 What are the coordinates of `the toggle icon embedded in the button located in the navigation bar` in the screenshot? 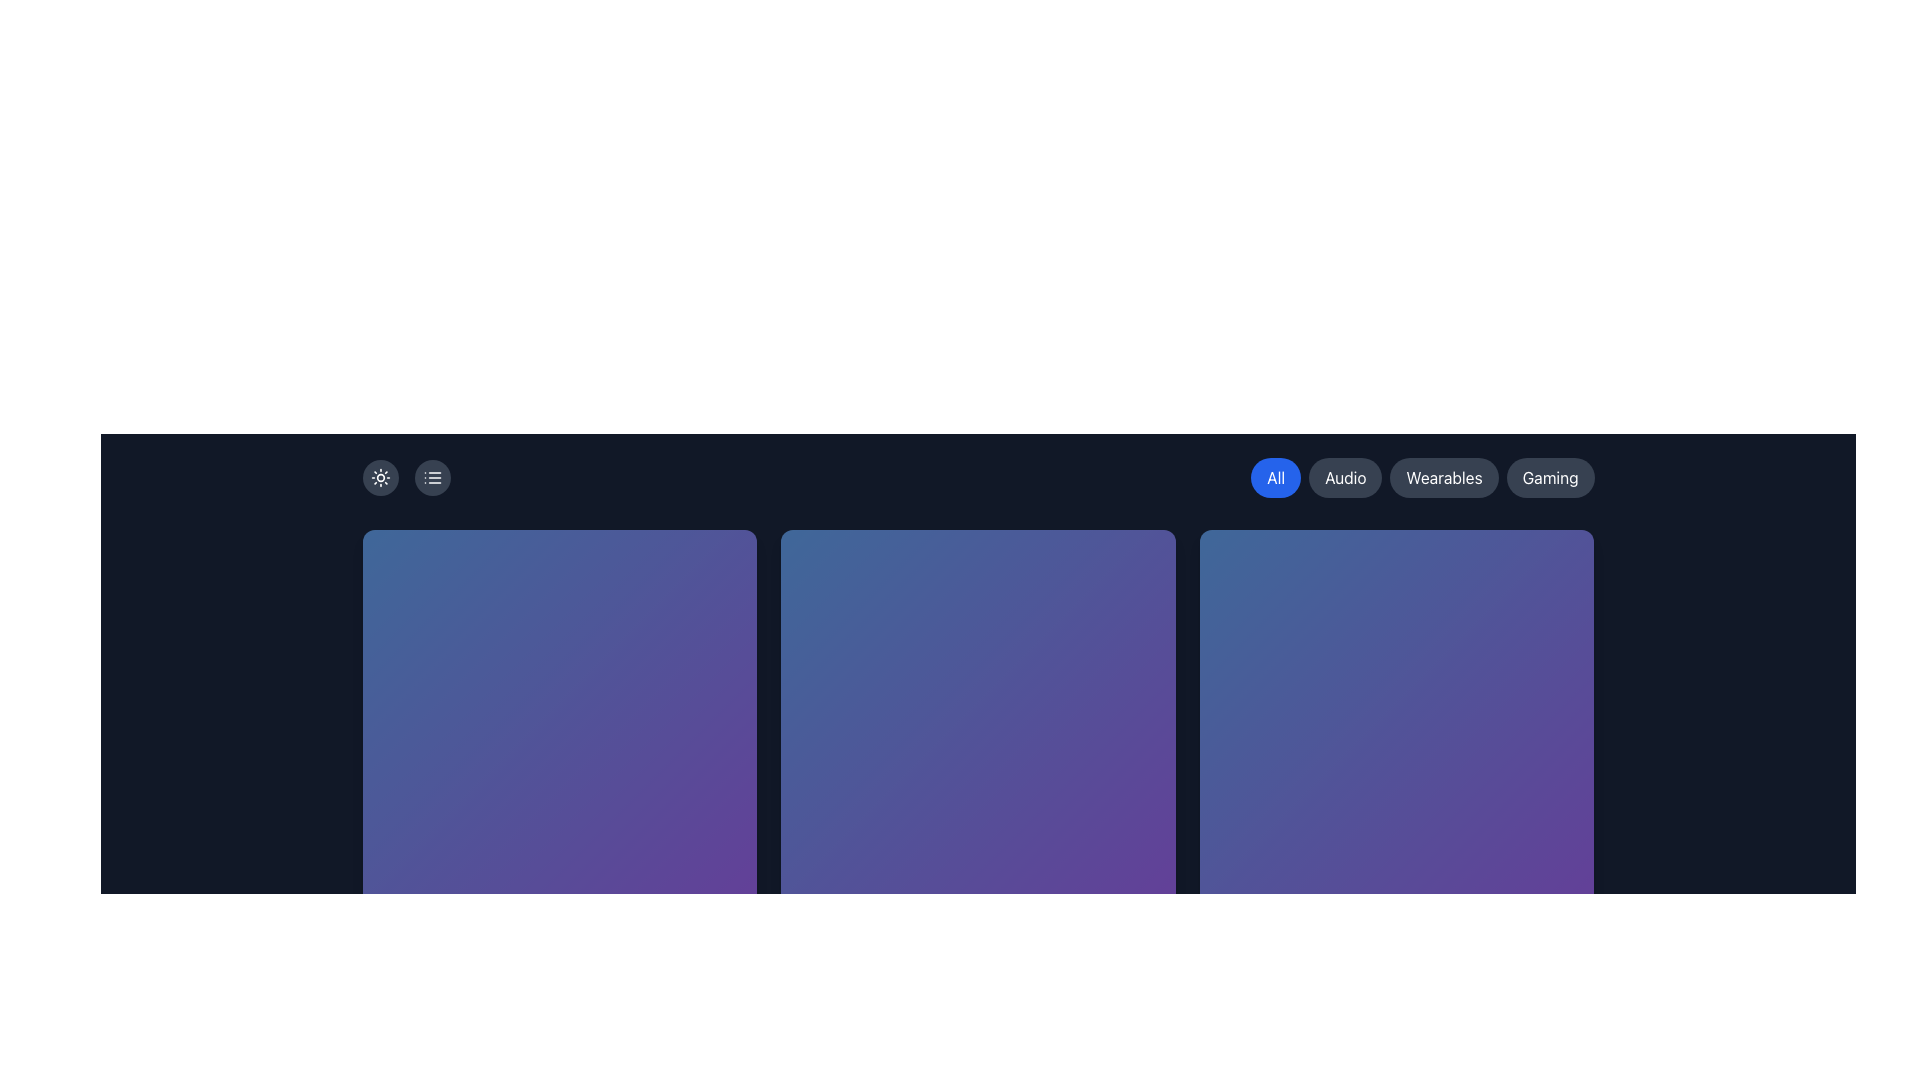 It's located at (431, 478).